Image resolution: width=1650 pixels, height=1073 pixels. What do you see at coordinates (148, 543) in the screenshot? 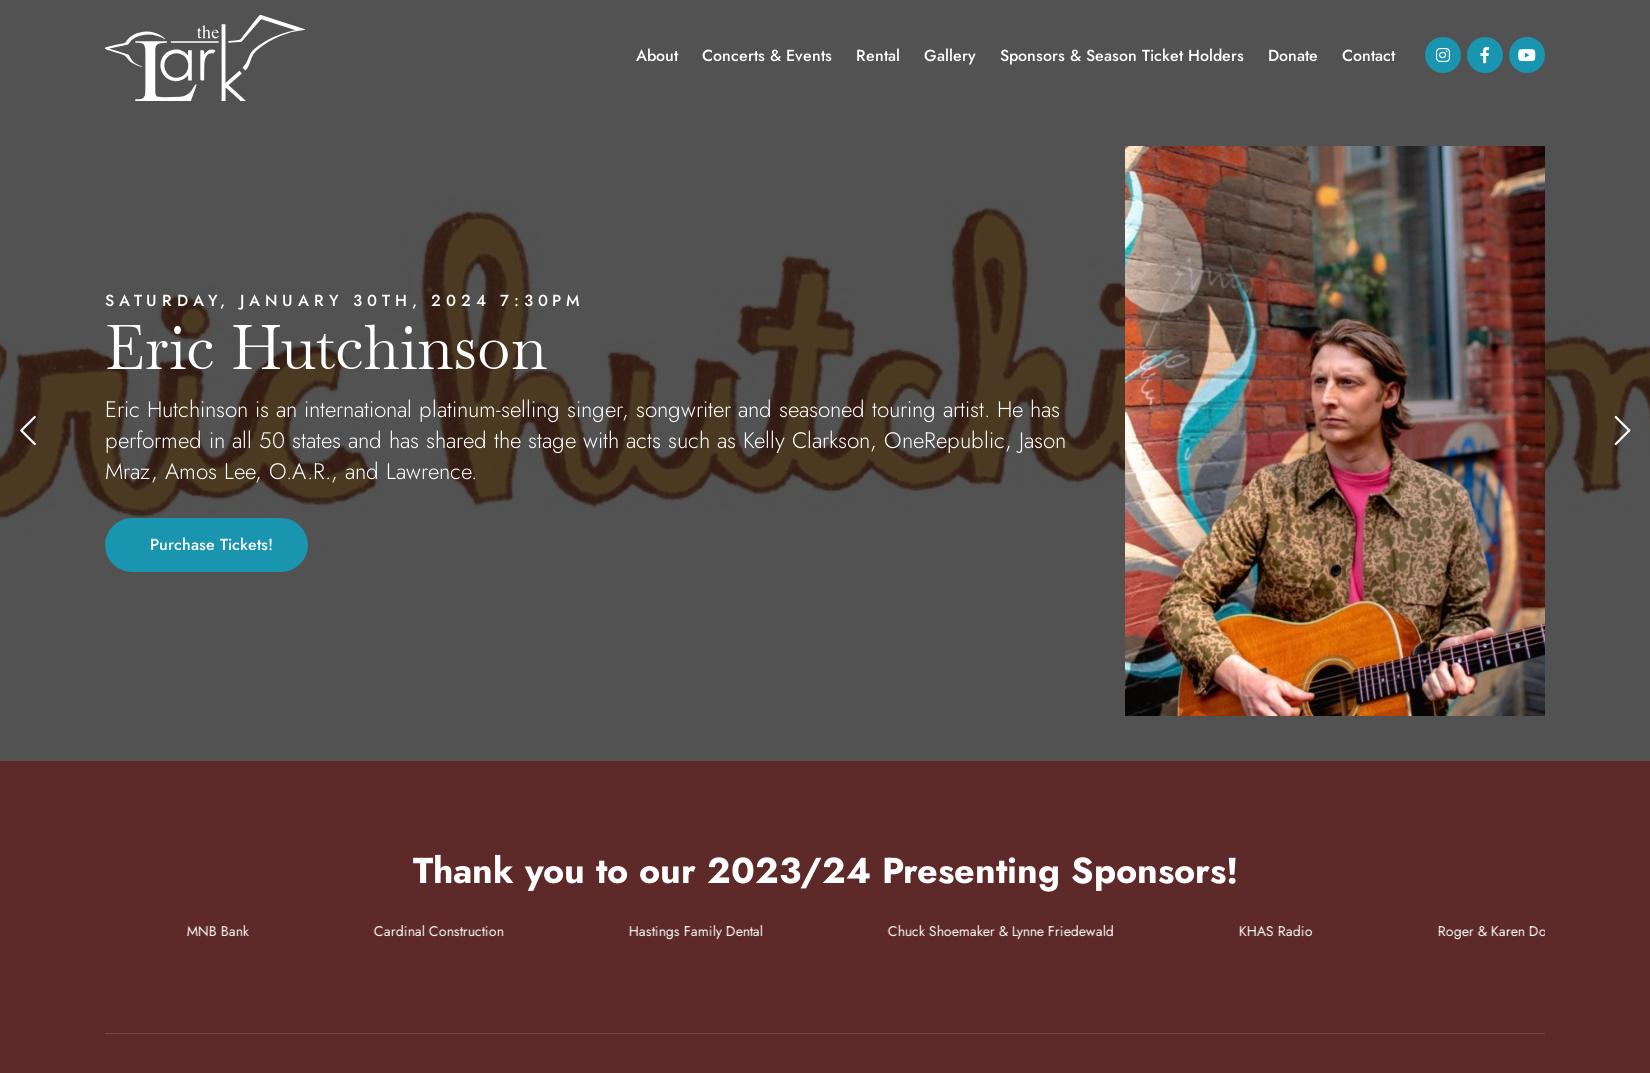
I see `'Purchase Tickets!'` at bounding box center [148, 543].